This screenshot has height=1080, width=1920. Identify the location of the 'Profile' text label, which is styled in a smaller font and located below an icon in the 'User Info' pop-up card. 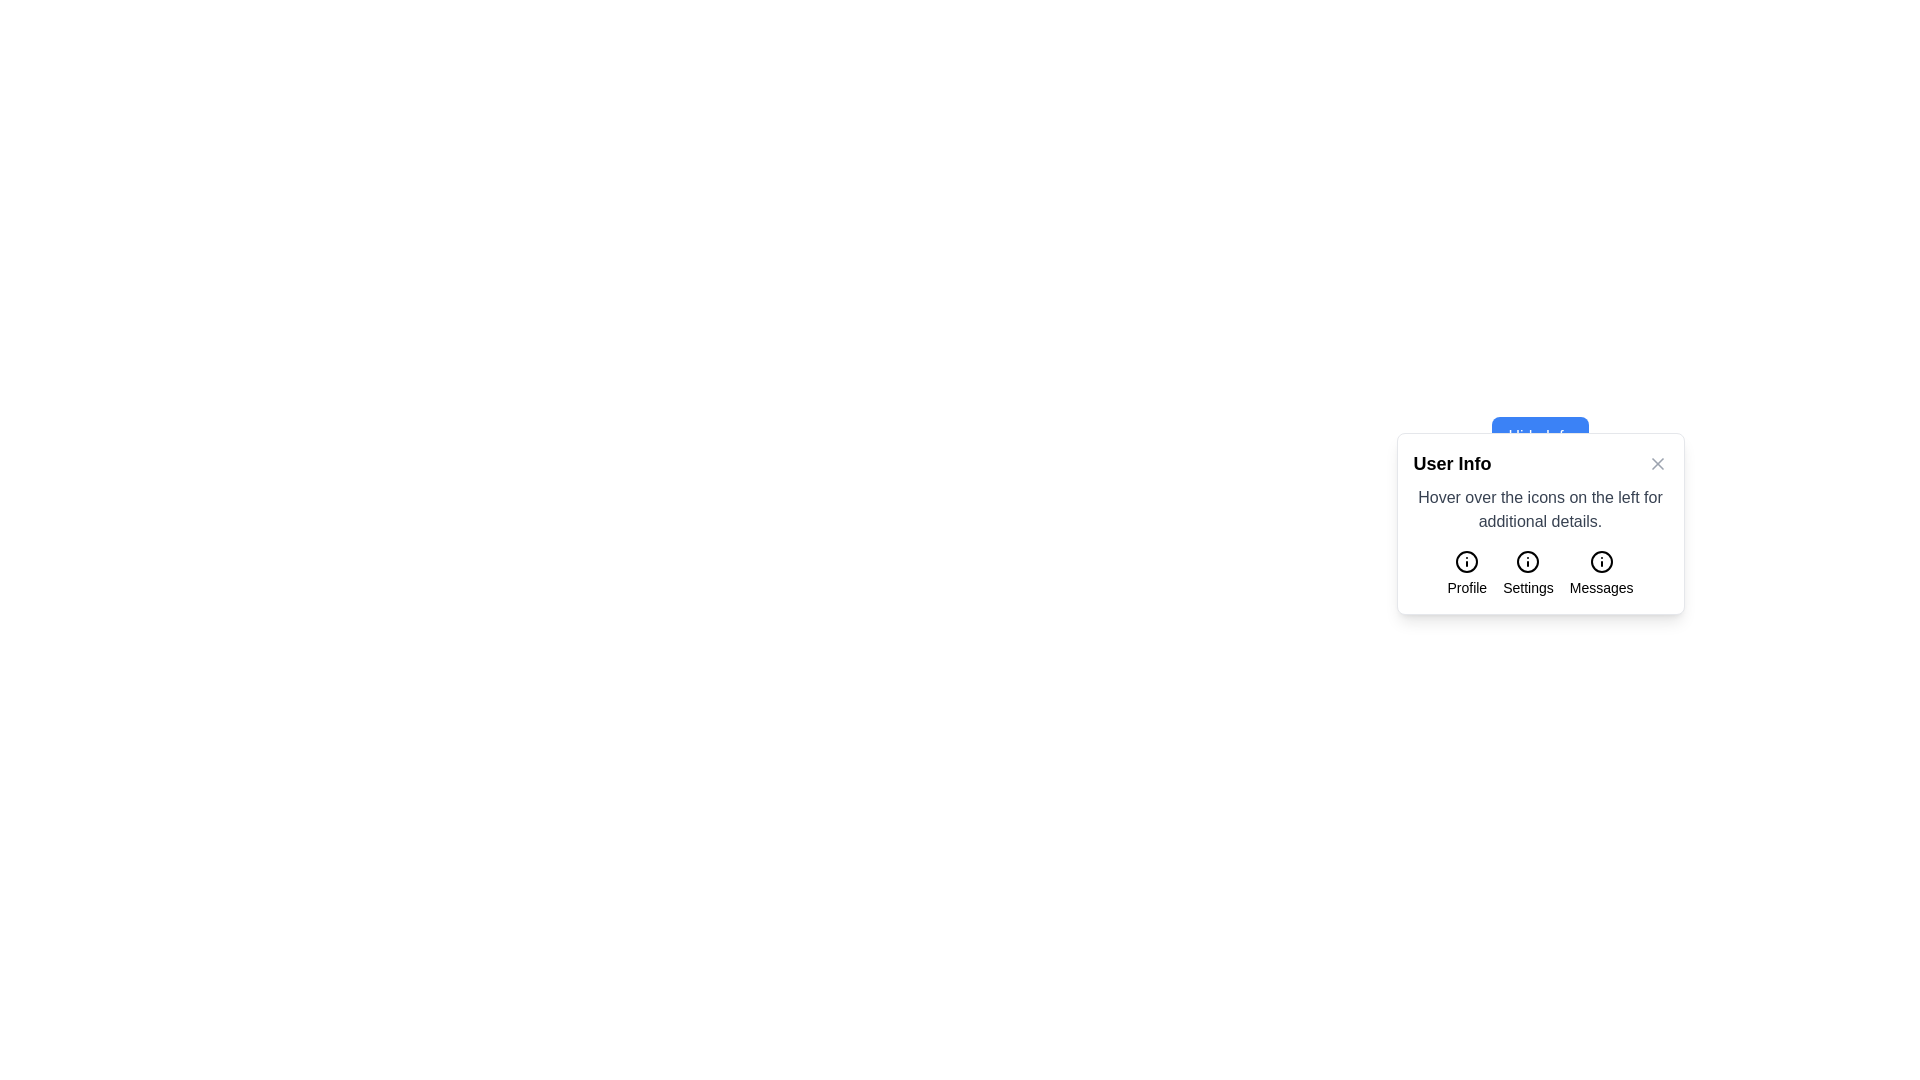
(1467, 586).